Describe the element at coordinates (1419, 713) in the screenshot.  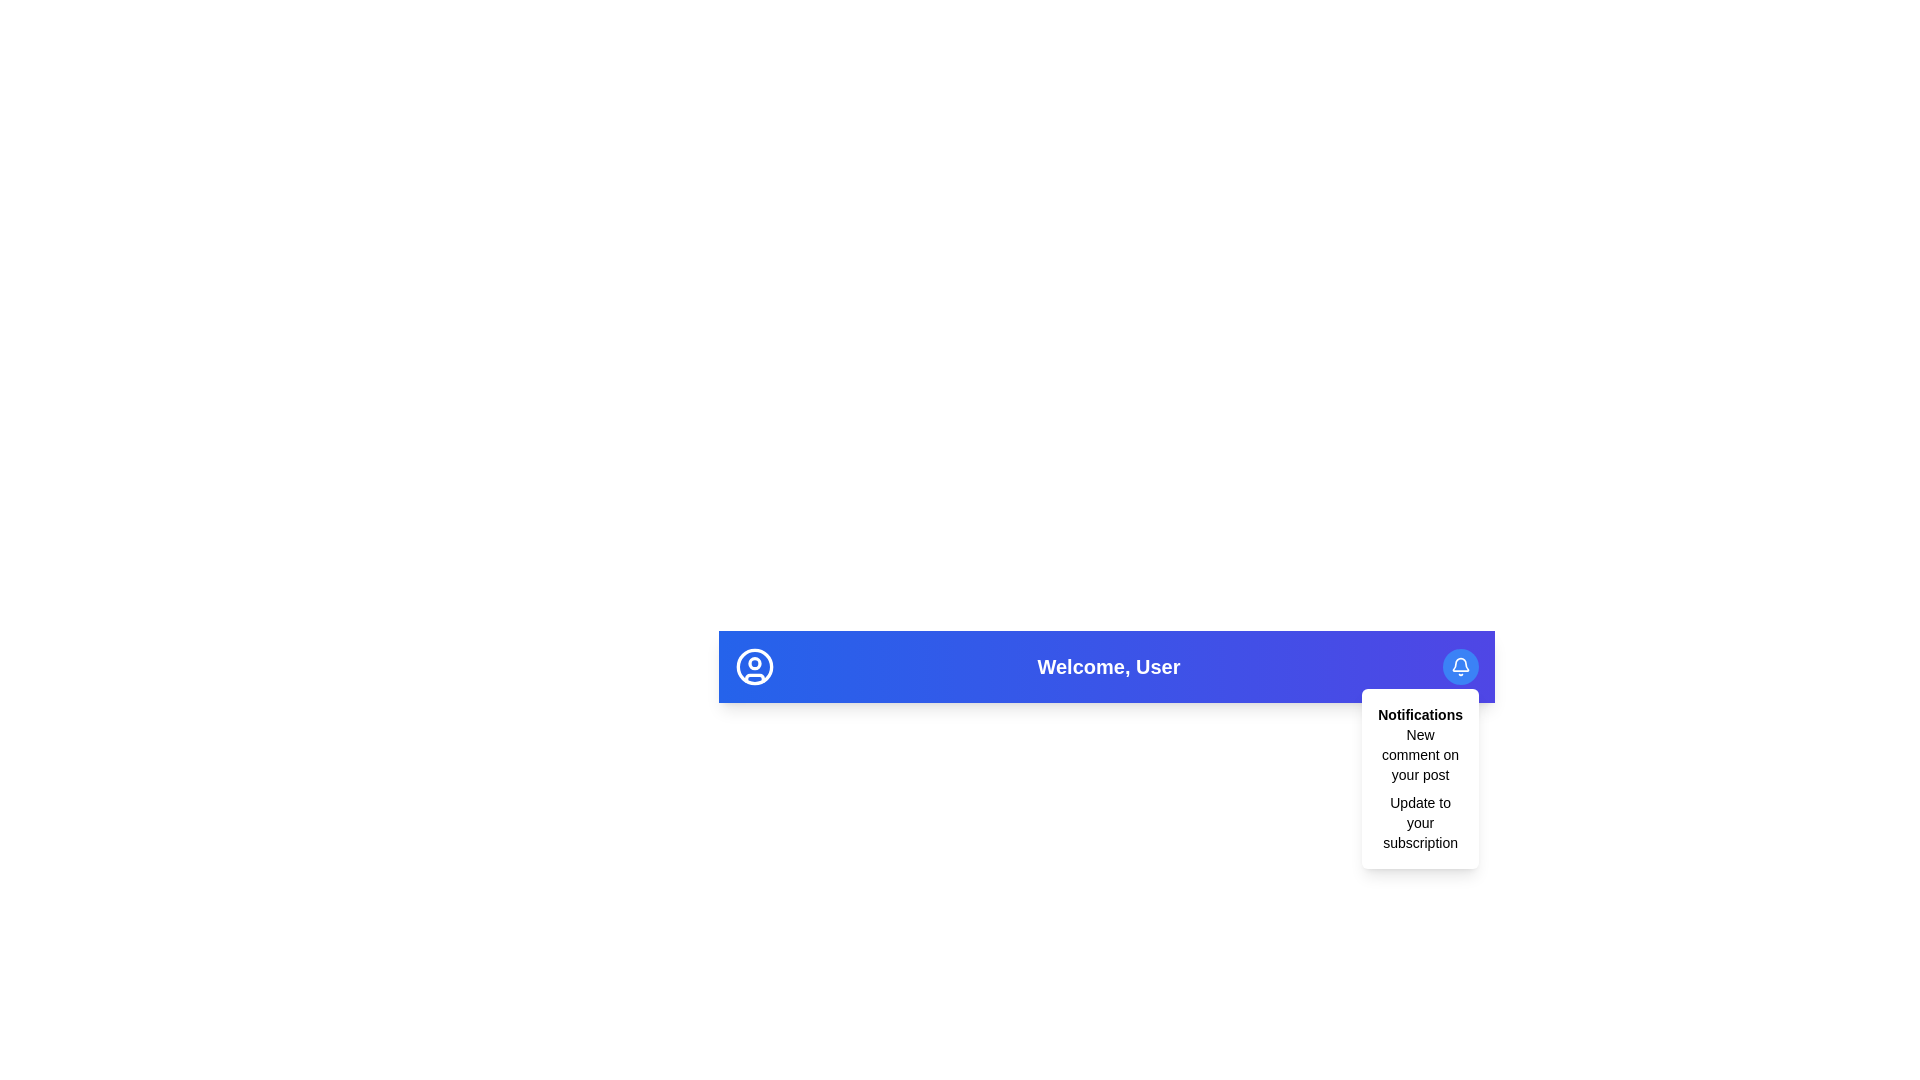
I see `the 'Notifications' text label located in the dropdown menu at the top-right corner of the interface, which indicates the category of subsequent content` at that location.